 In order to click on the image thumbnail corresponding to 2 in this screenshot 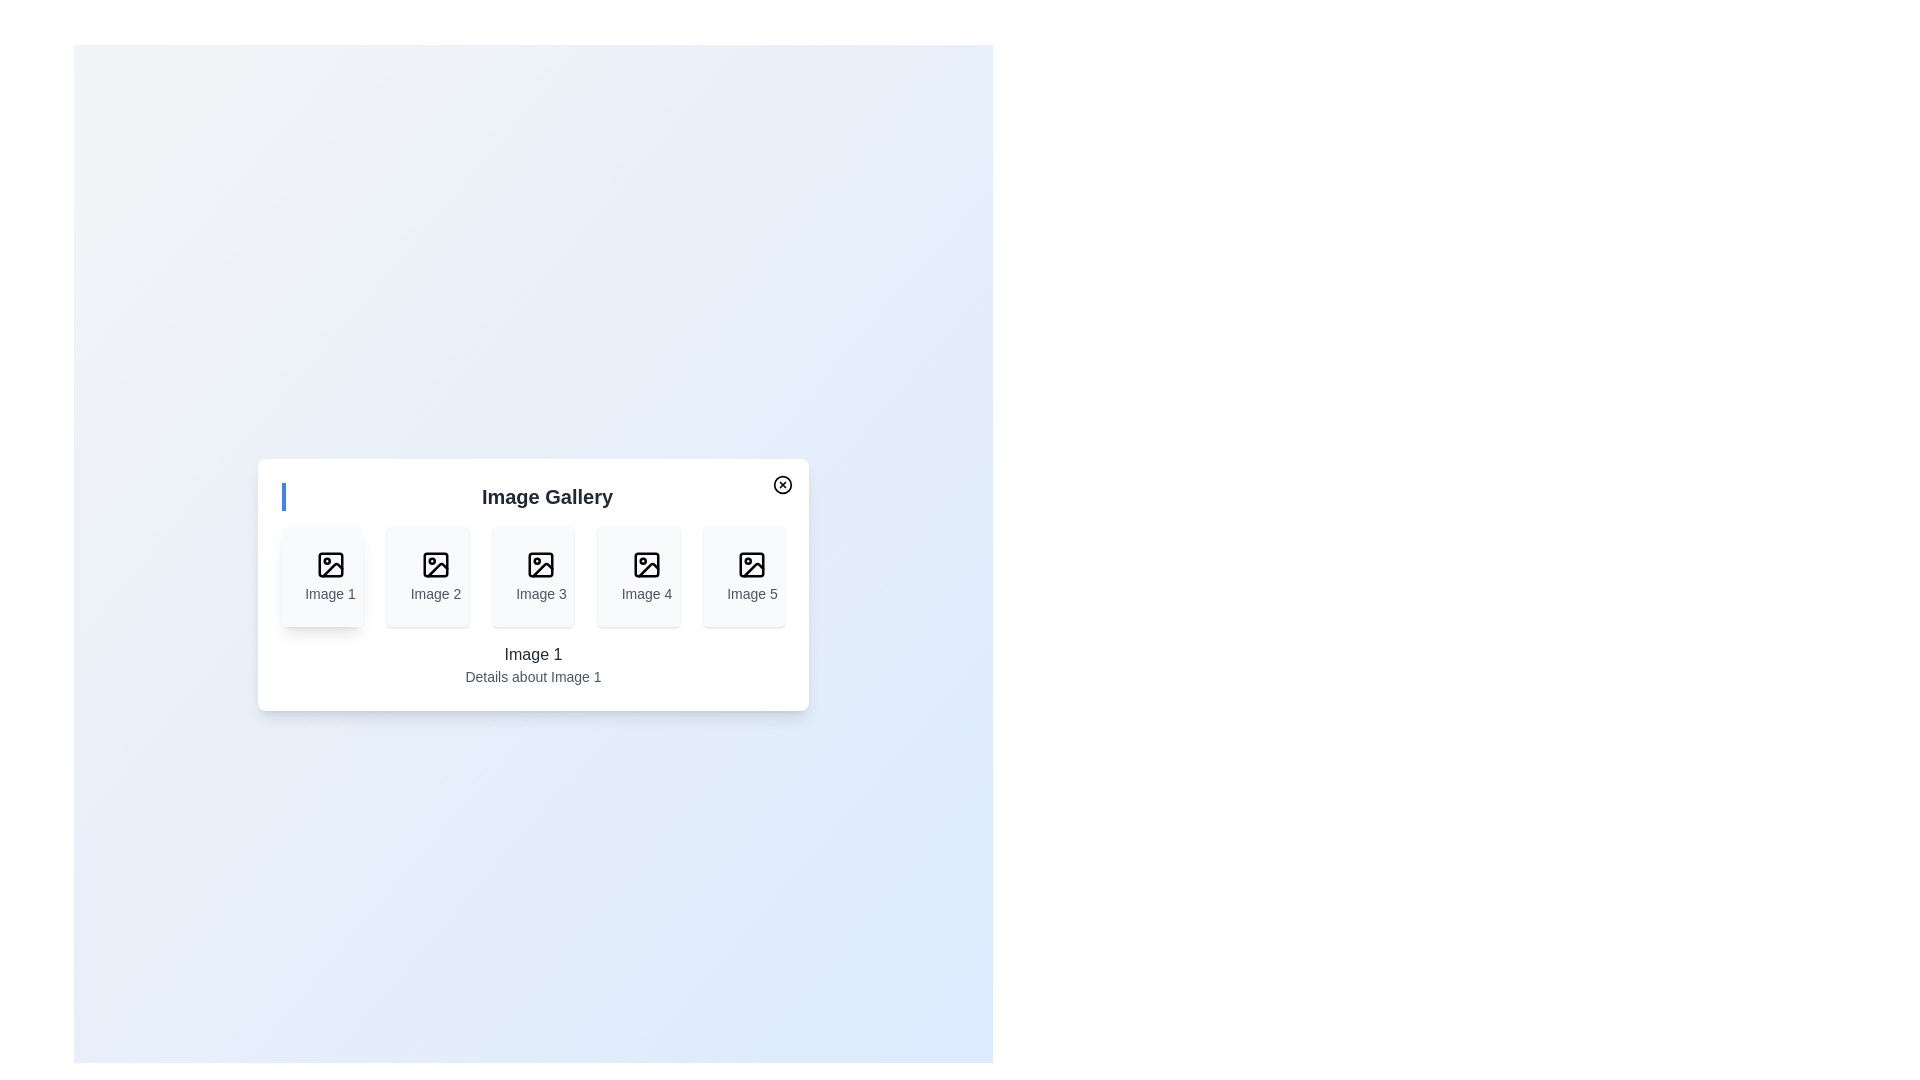, I will do `click(426, 577)`.